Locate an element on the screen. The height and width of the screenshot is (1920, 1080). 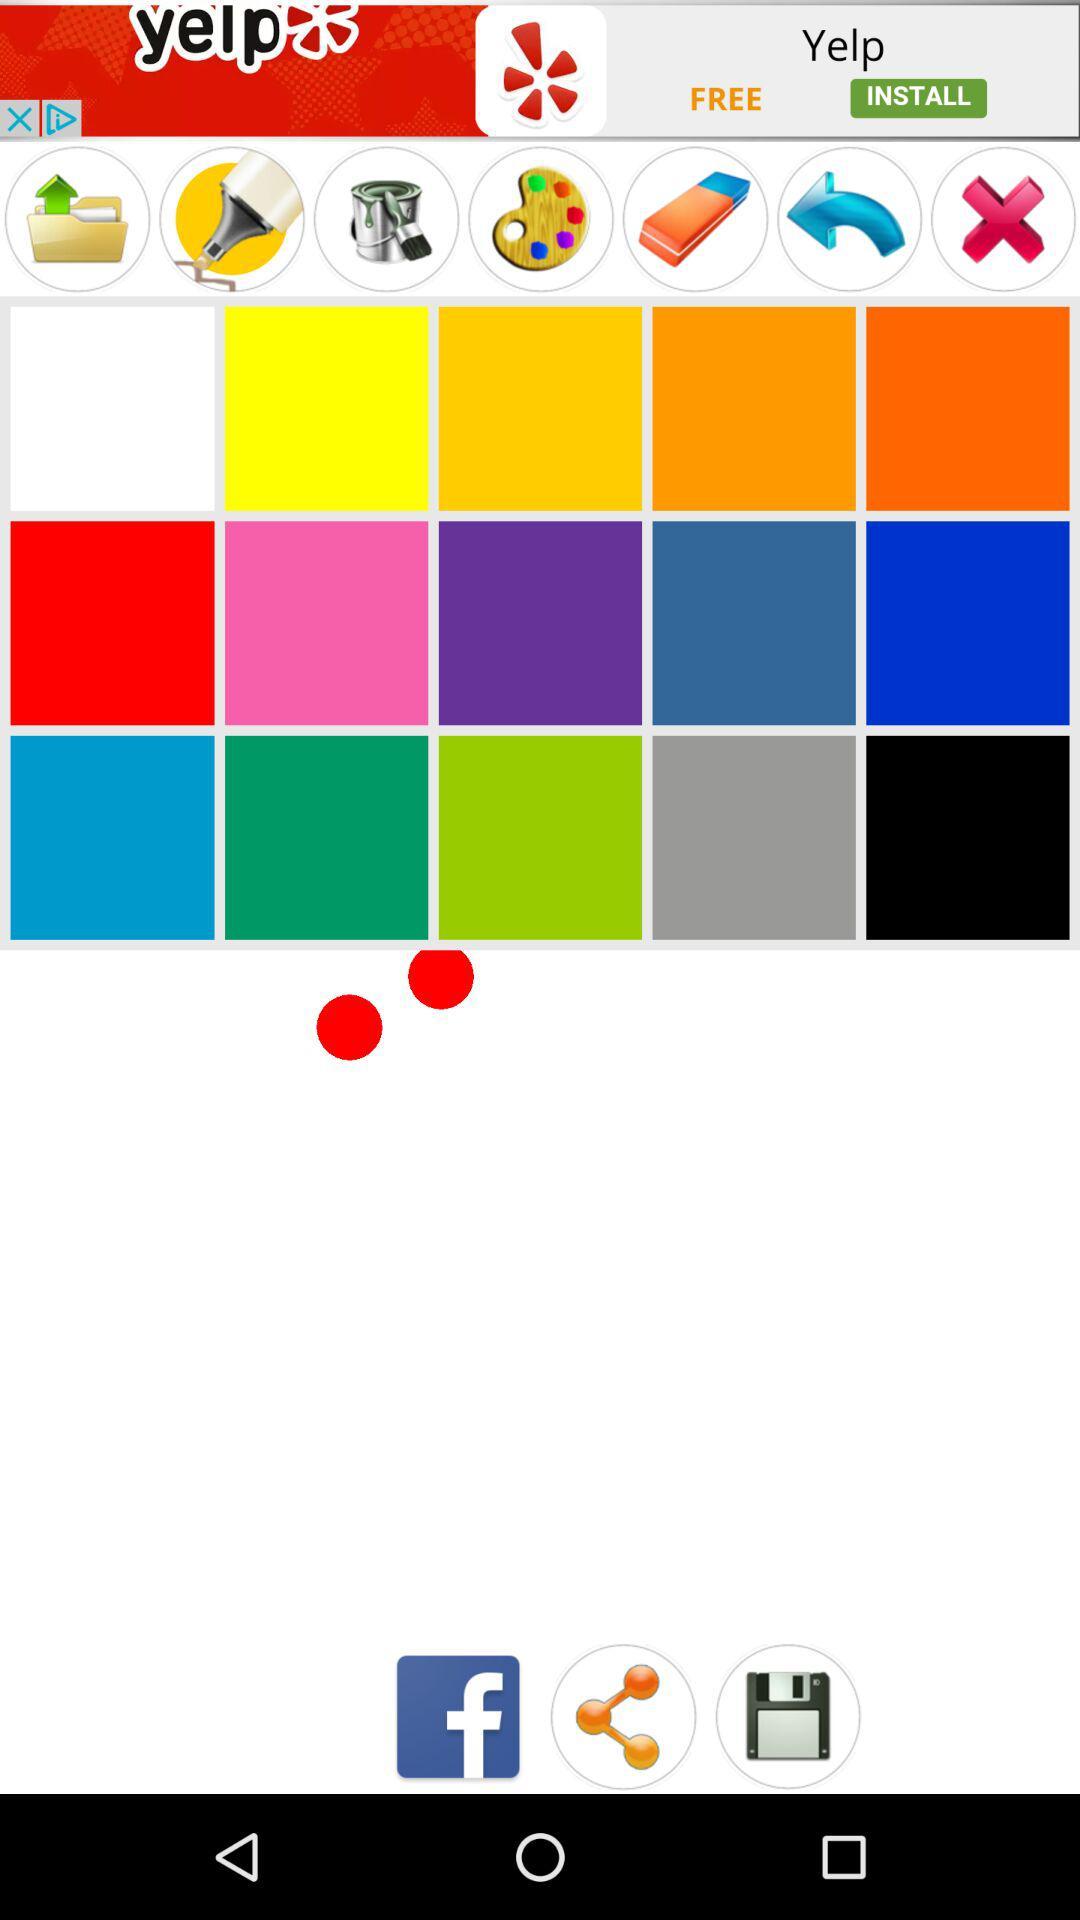
exit app is located at coordinates (1003, 219).